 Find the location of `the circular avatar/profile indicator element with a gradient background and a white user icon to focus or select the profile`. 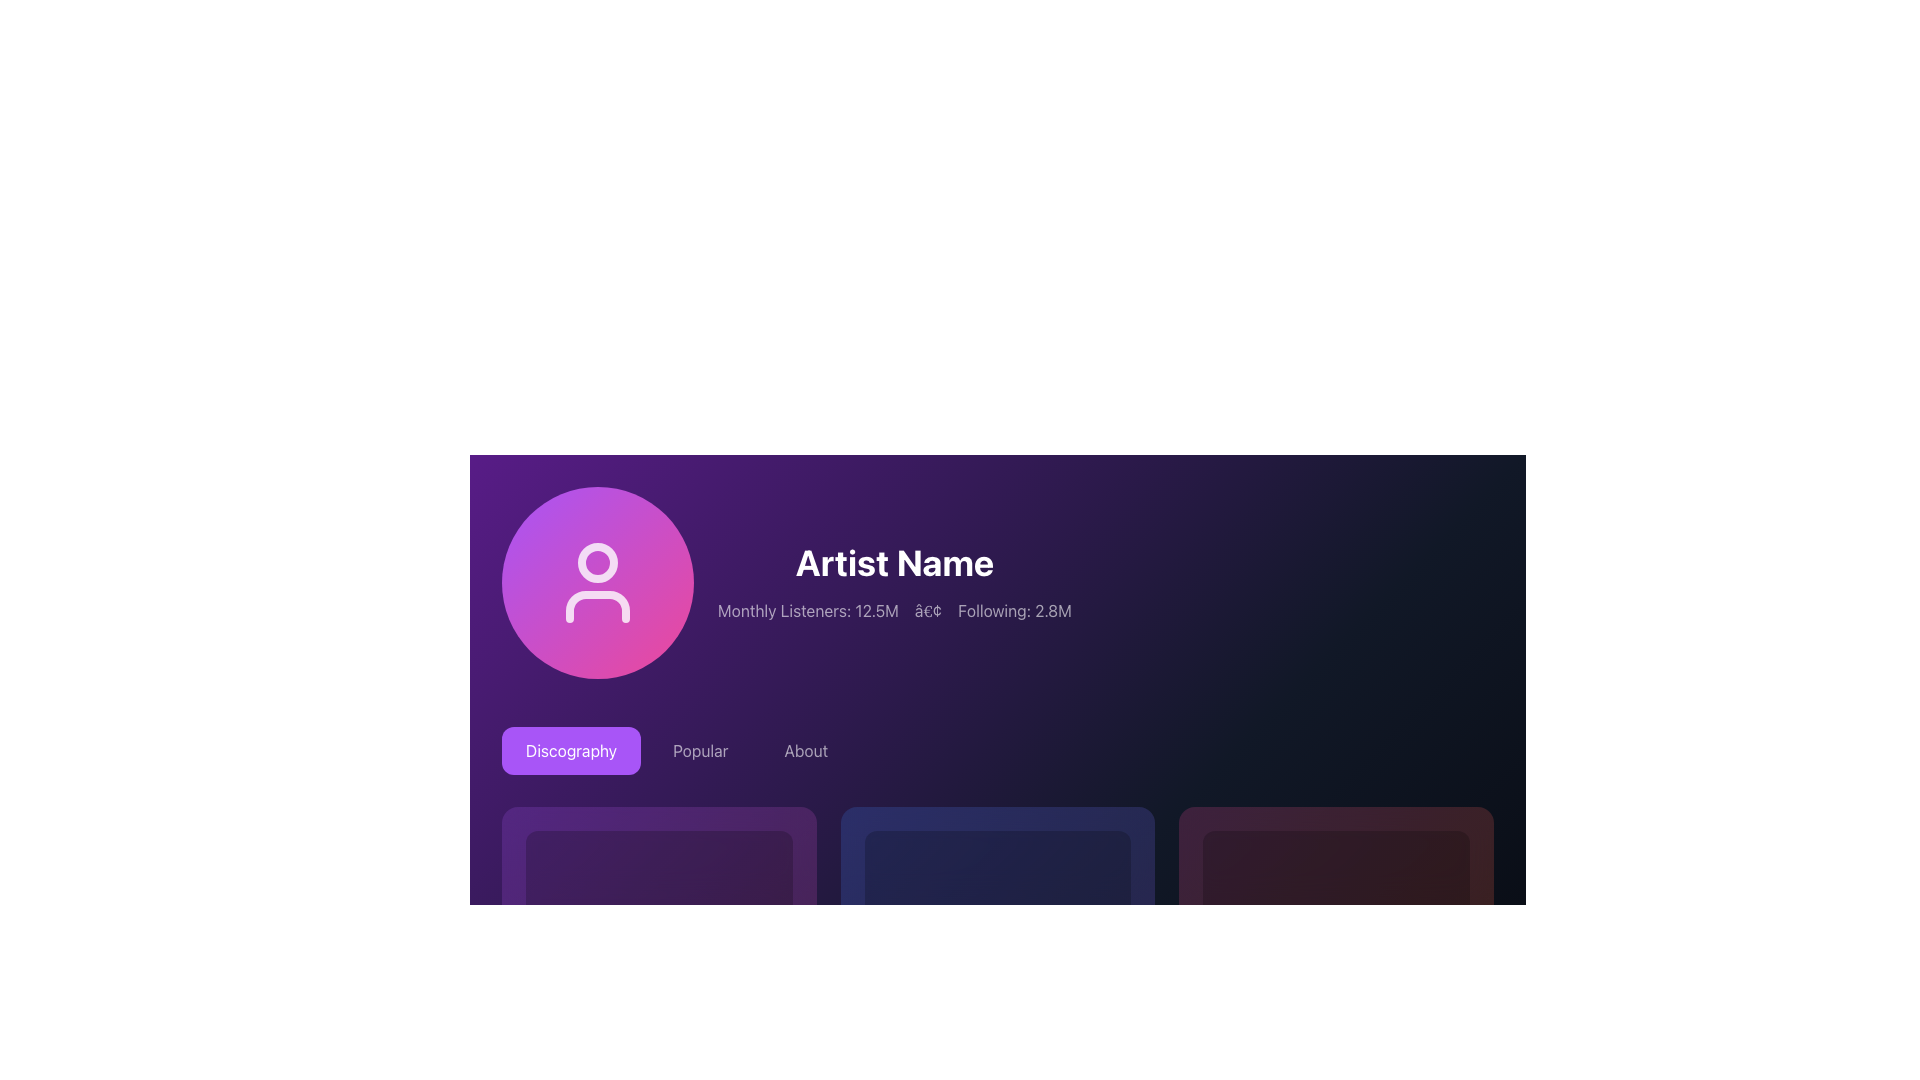

the circular avatar/profile indicator element with a gradient background and a white user icon to focus or select the profile is located at coordinates (597, 582).